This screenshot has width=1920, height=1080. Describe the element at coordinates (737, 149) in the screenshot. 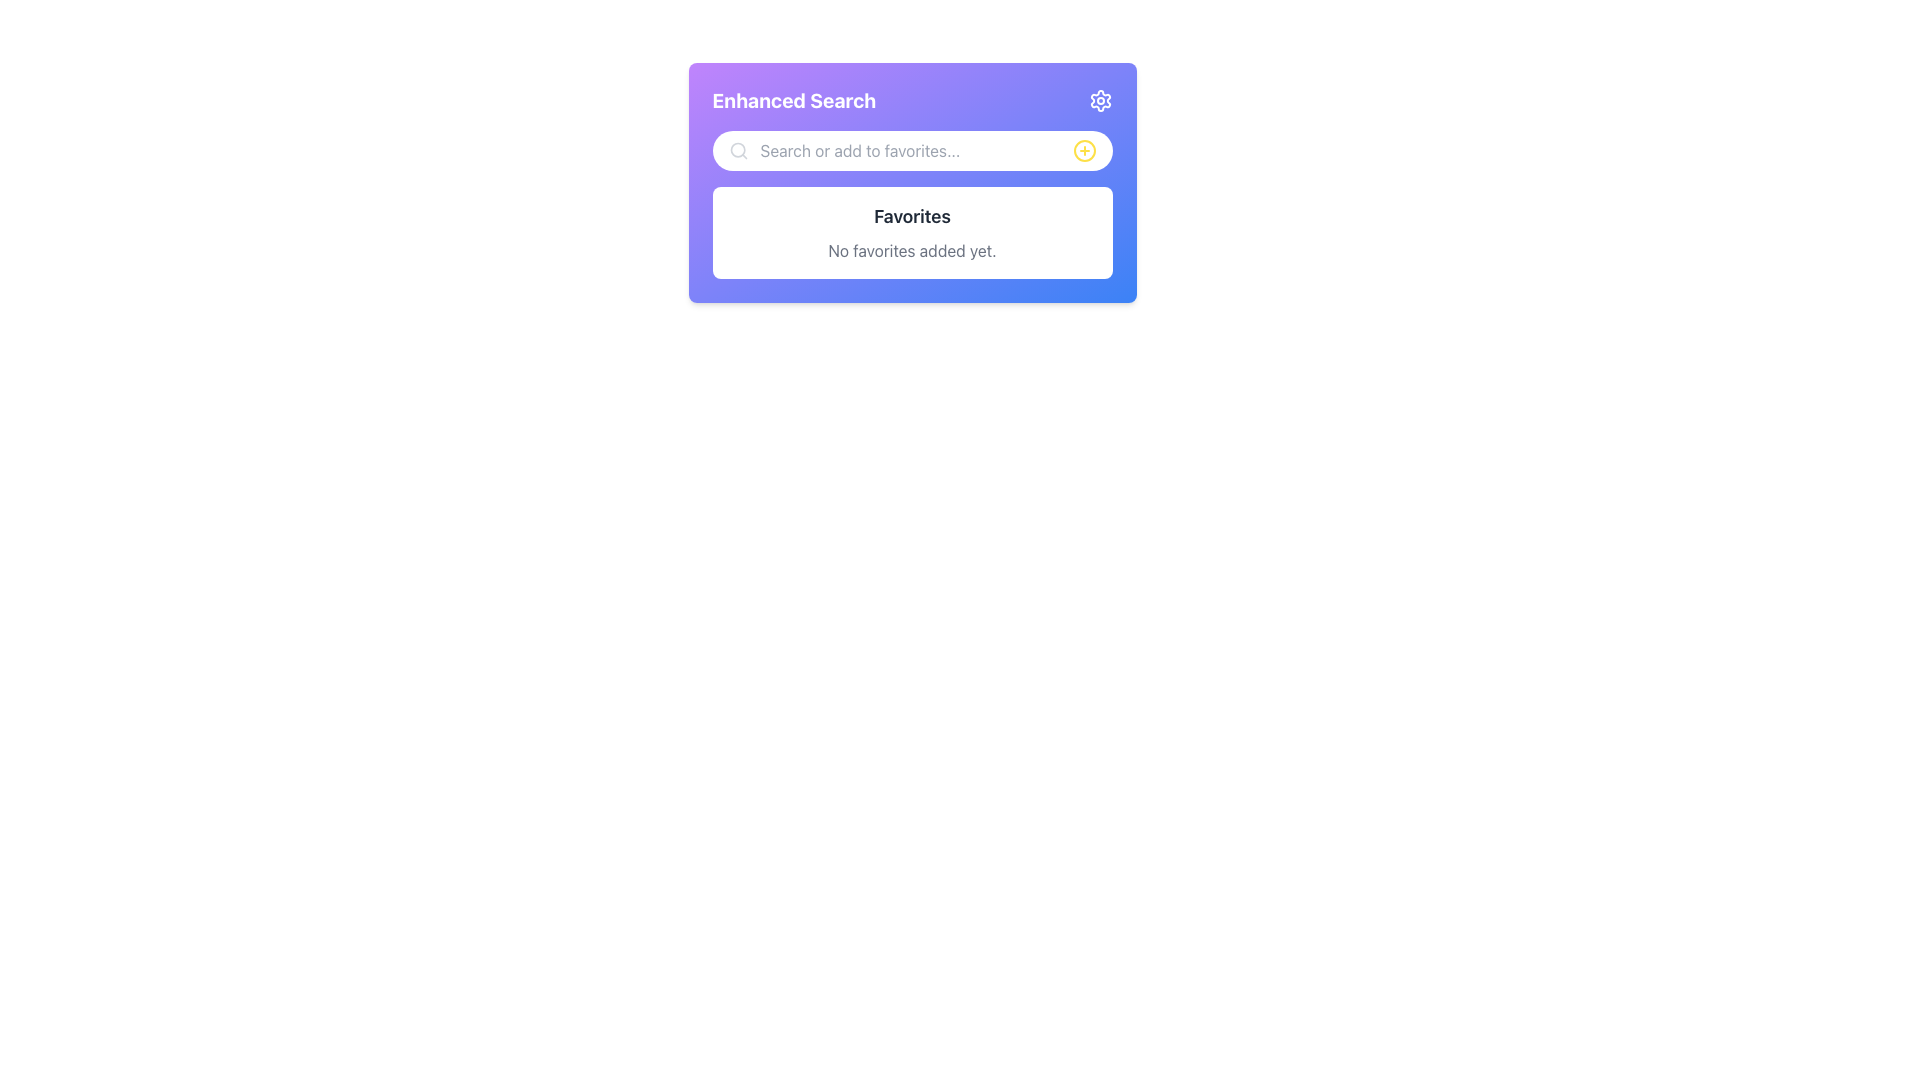

I see `the magnifying glass icon associated with the search functionality, which is positioned to the left within the input field labeled 'Search or add to favorites...'` at that location.